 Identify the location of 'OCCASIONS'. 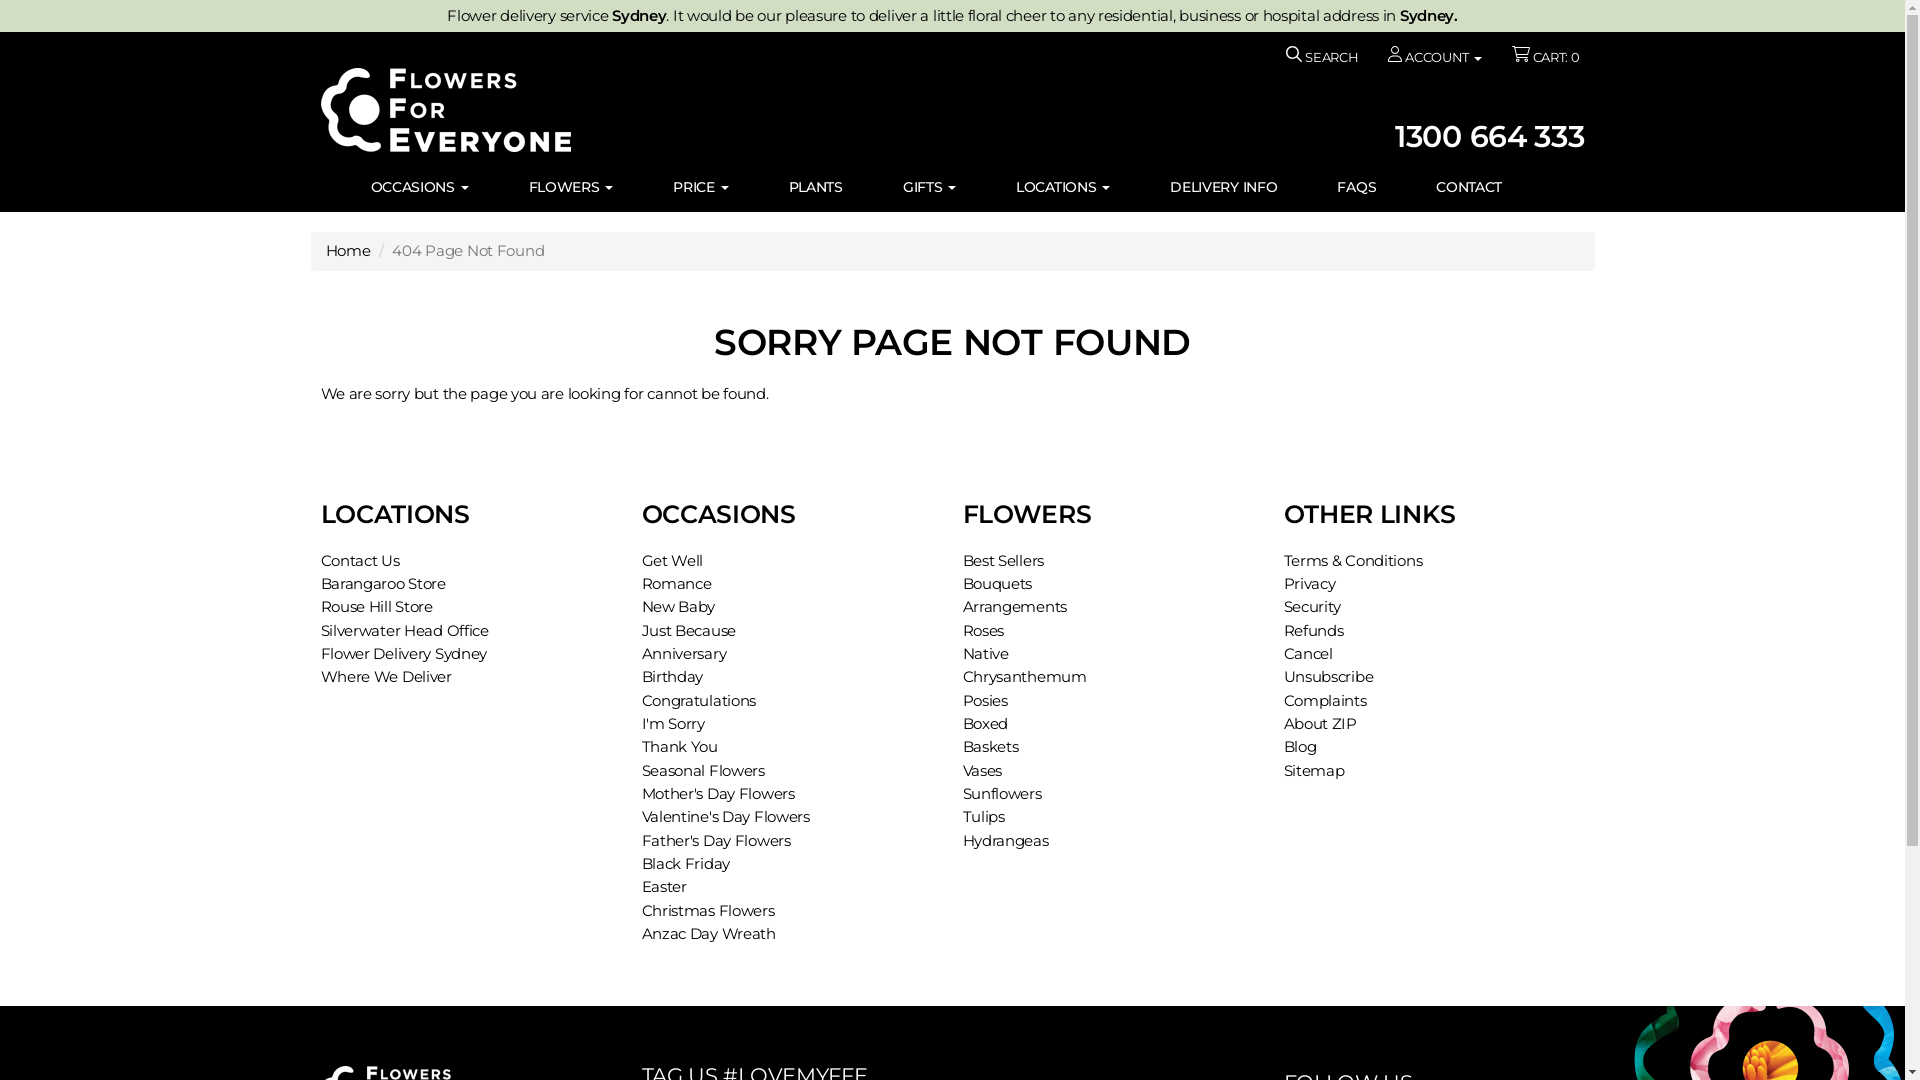
(417, 186).